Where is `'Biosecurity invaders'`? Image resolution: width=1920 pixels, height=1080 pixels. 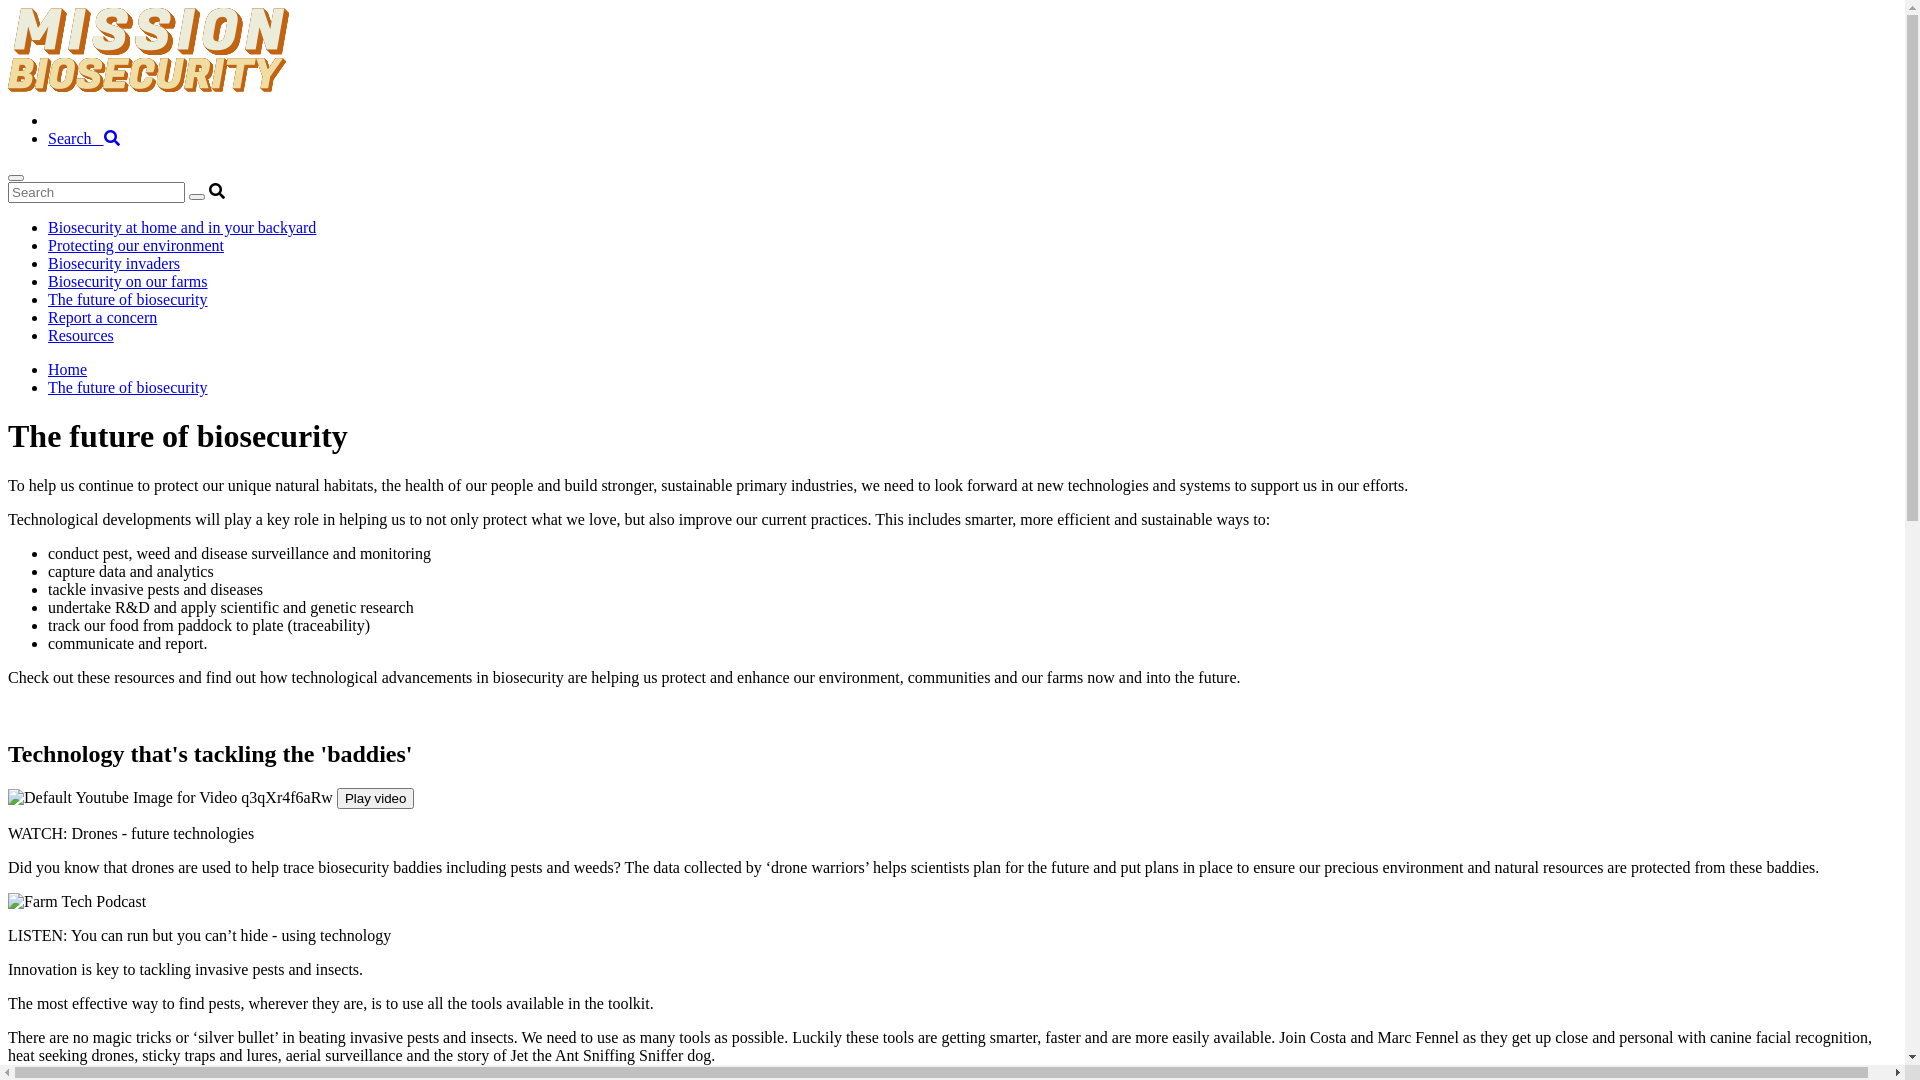
'Biosecurity invaders' is located at coordinates (113, 262).